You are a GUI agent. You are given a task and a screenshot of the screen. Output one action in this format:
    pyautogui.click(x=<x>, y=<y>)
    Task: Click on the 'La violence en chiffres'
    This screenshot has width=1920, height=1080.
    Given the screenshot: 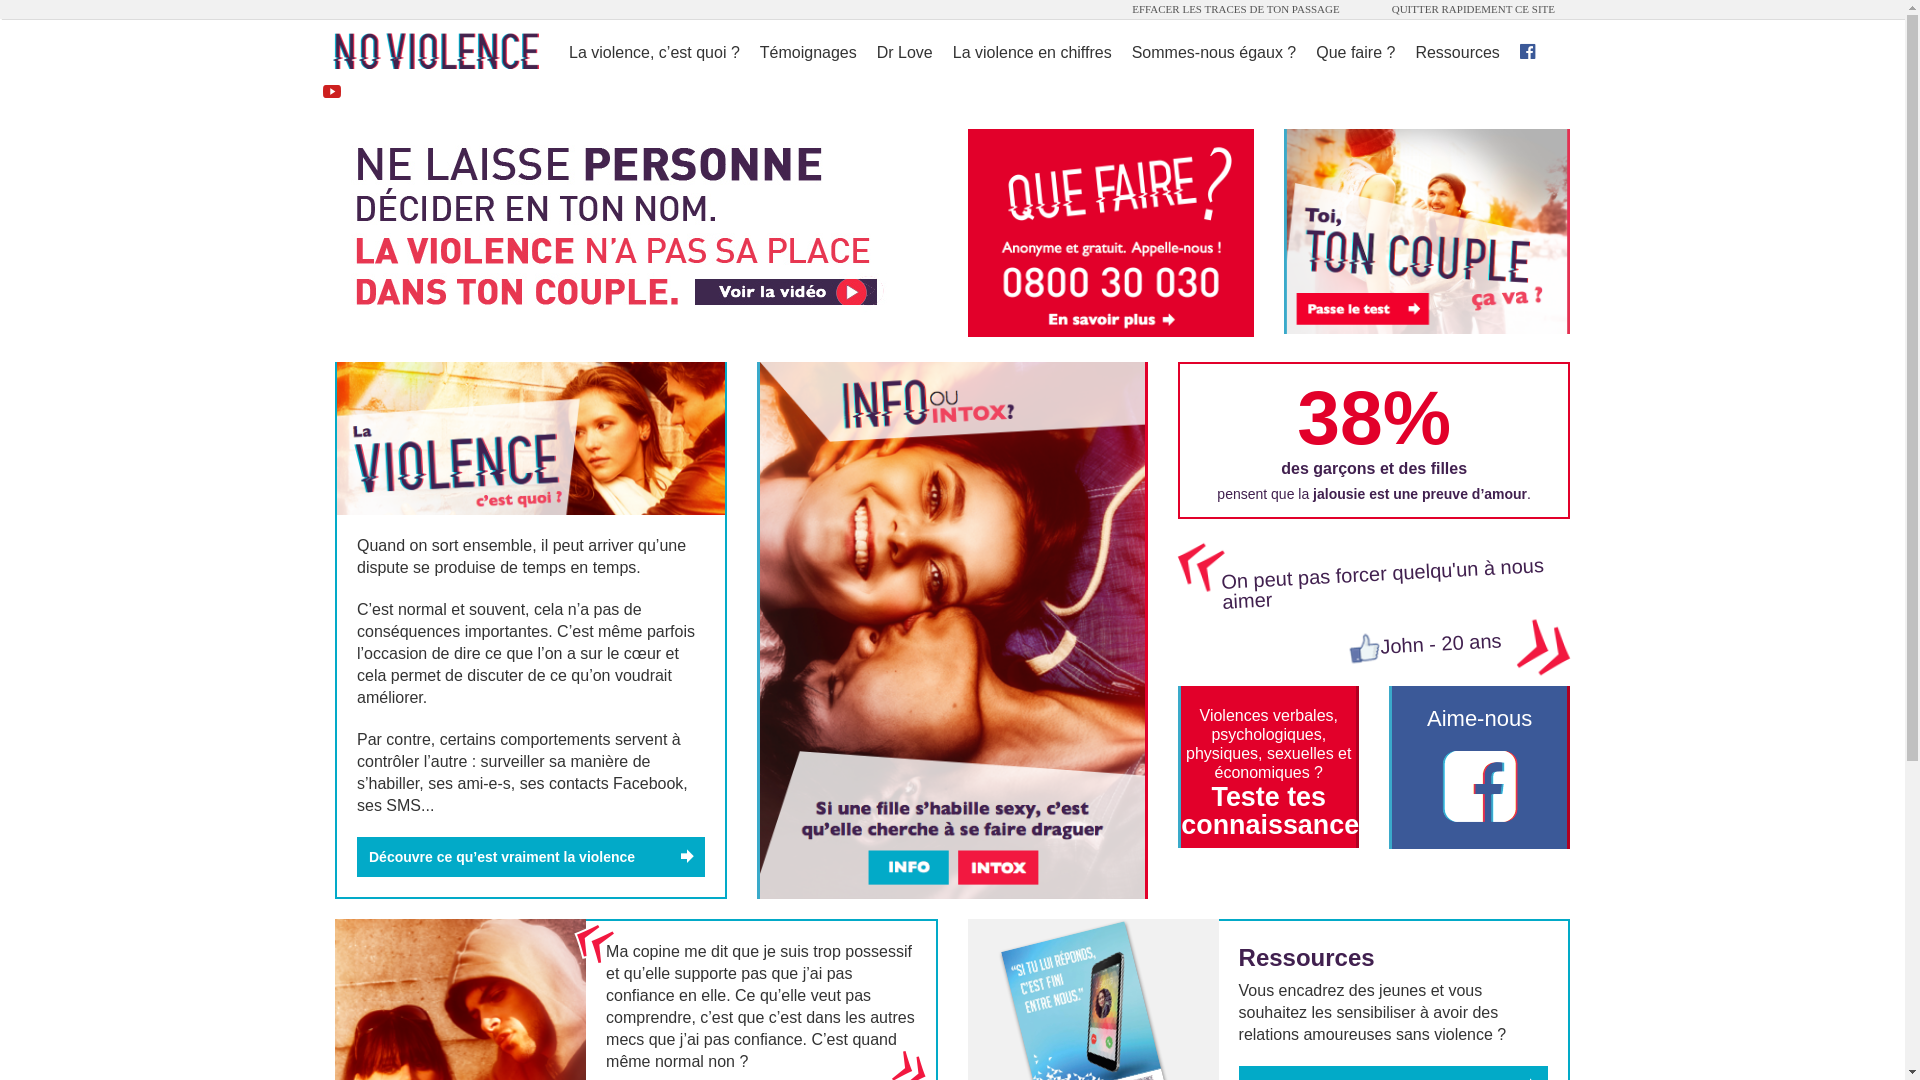 What is the action you would take?
    pyautogui.click(x=1032, y=51)
    